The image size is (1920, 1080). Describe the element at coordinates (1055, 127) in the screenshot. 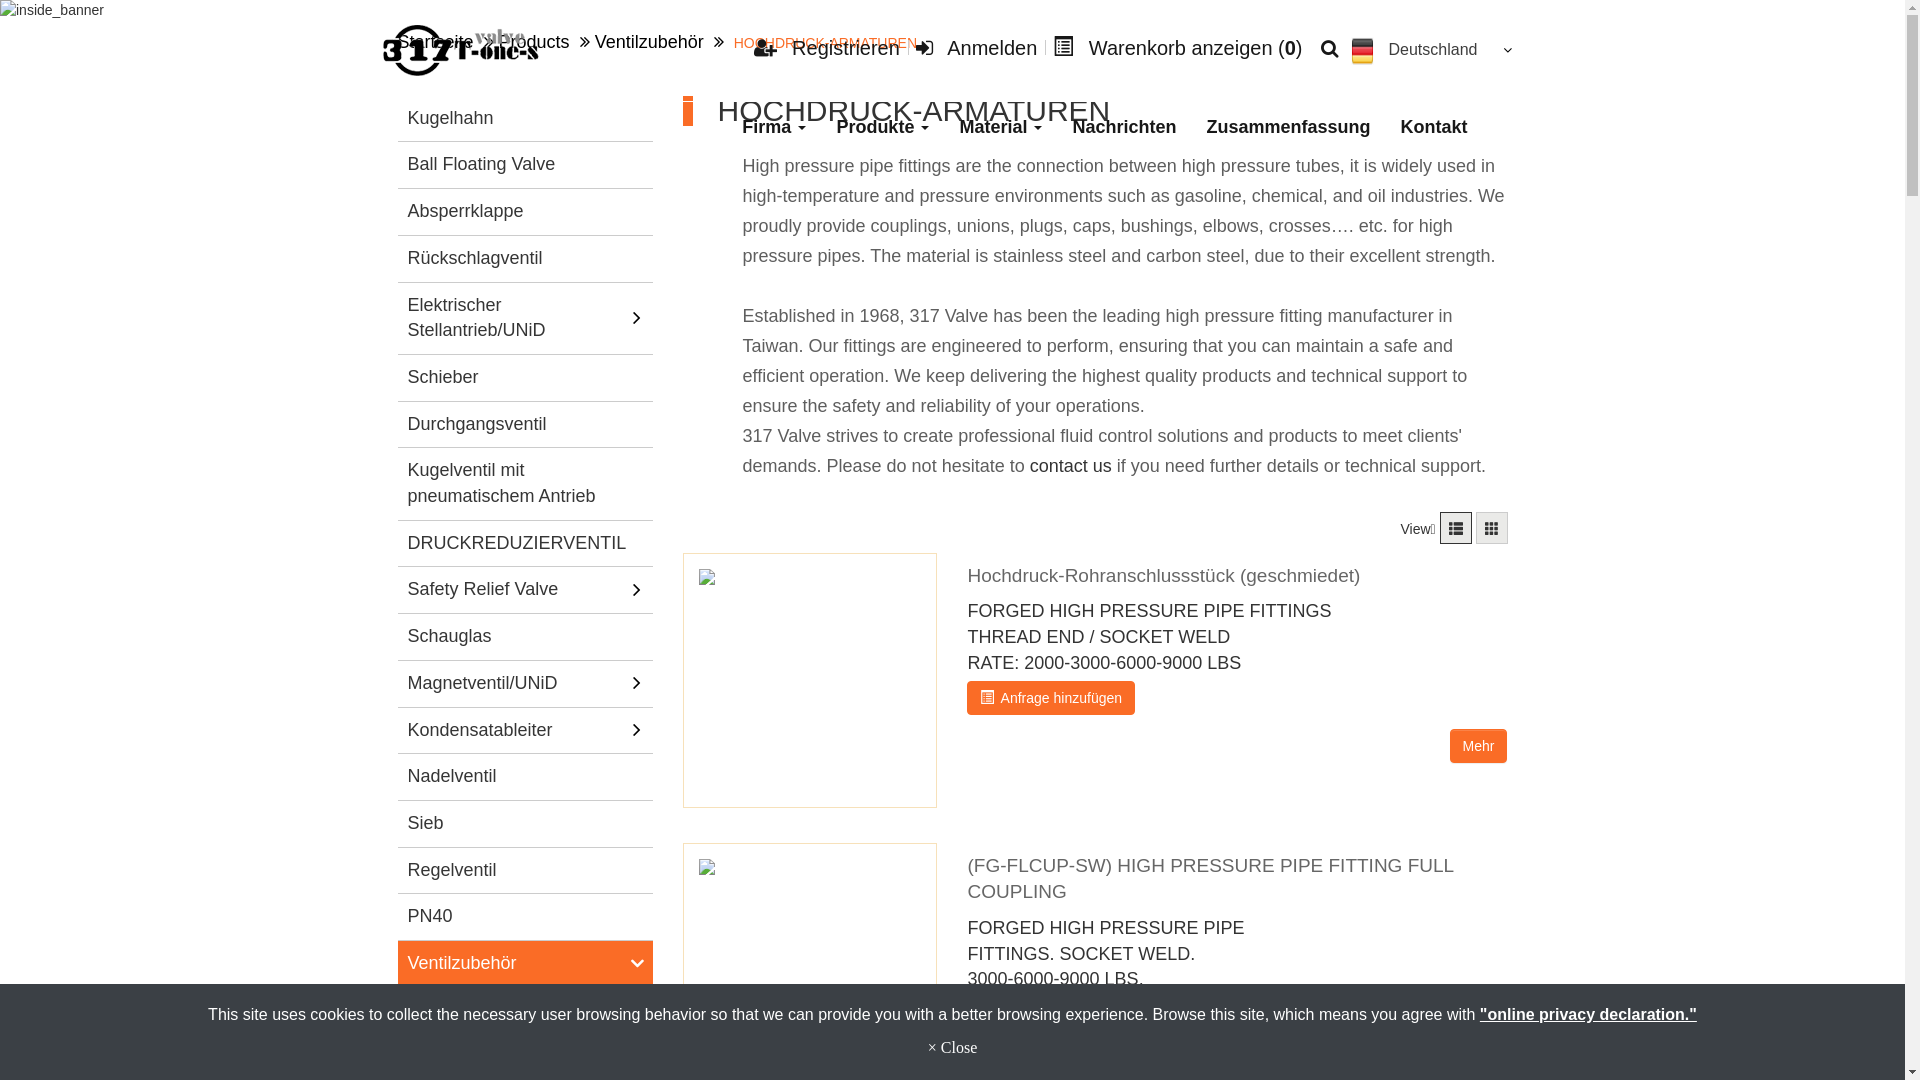

I see `'Nachrichten'` at that location.